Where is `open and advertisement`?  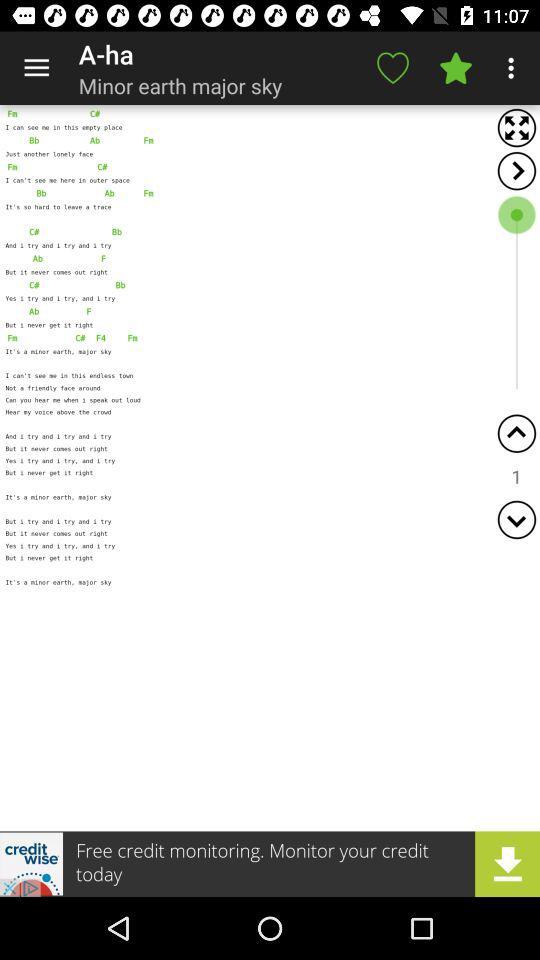 open and advertisement is located at coordinates (270, 863).